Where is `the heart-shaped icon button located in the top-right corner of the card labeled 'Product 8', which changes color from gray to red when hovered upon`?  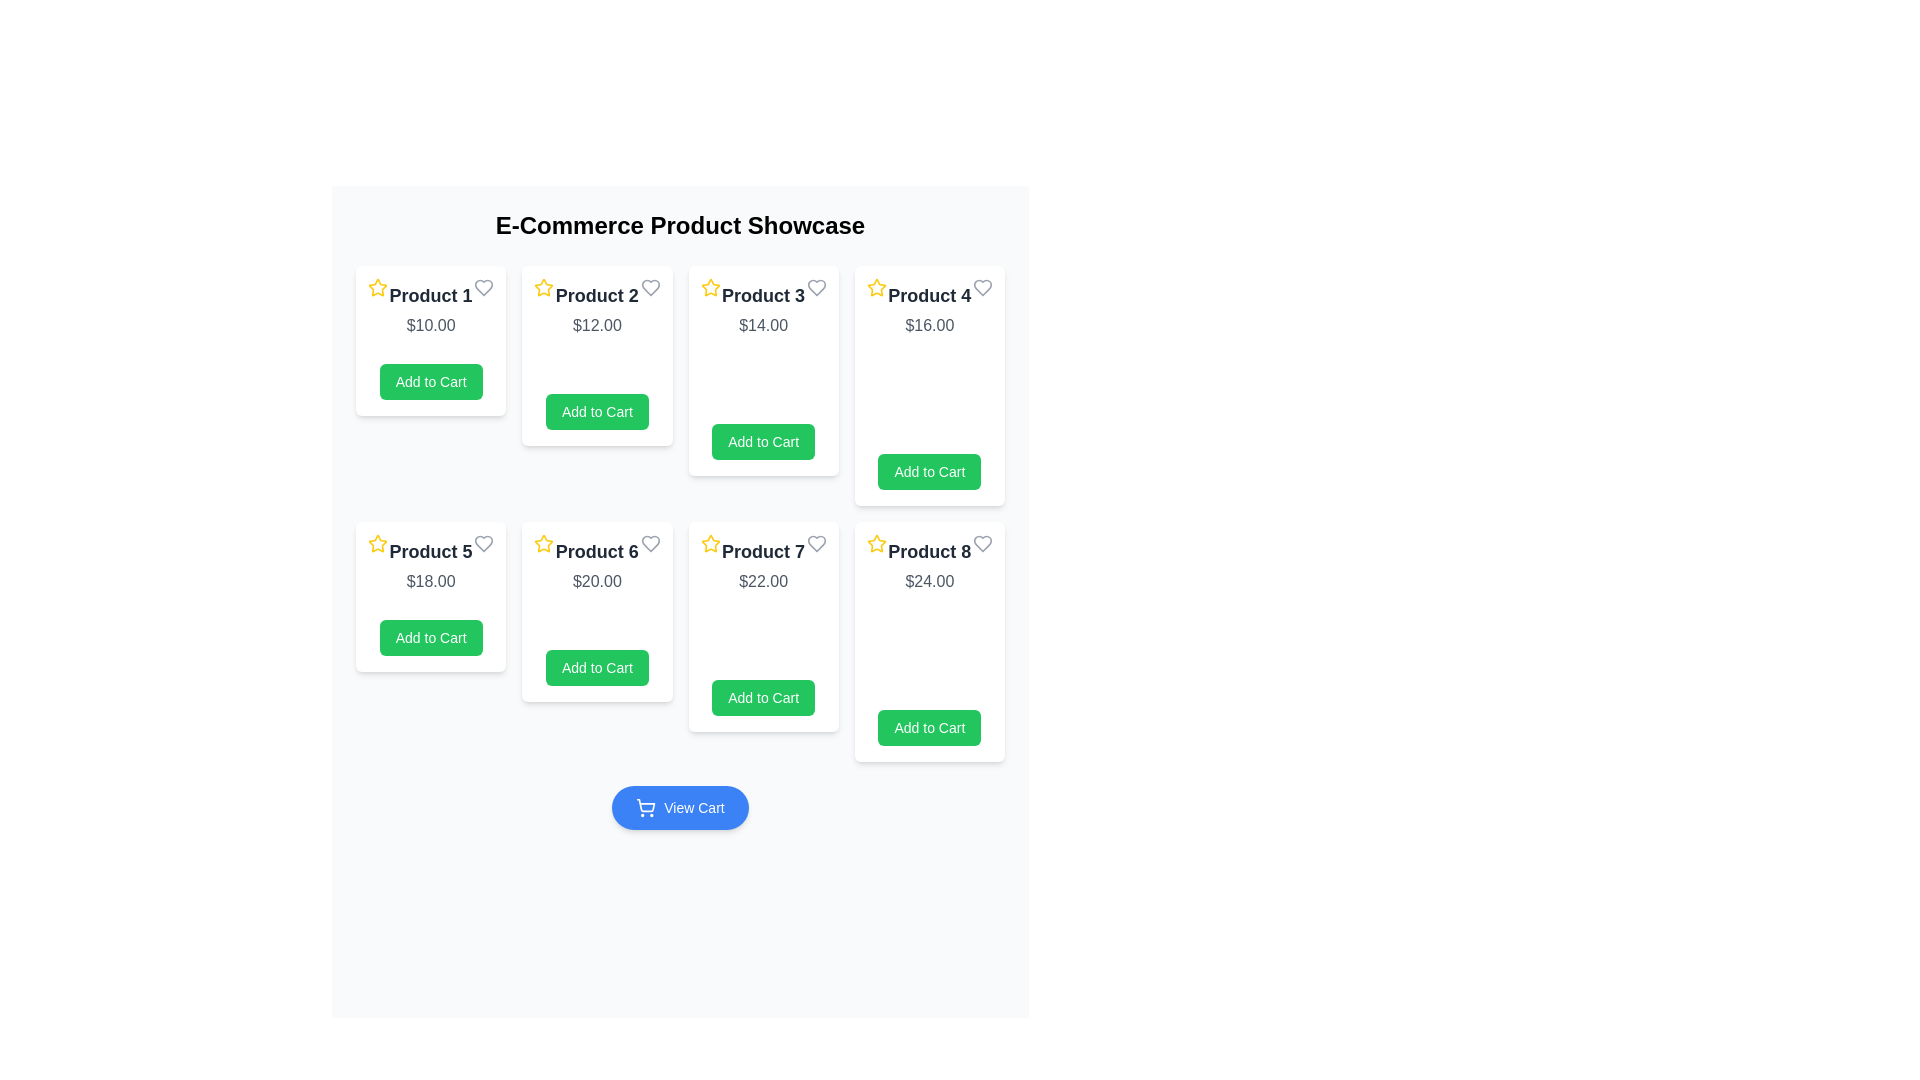 the heart-shaped icon button located in the top-right corner of the card labeled 'Product 8', which changes color from gray to red when hovered upon is located at coordinates (983, 543).